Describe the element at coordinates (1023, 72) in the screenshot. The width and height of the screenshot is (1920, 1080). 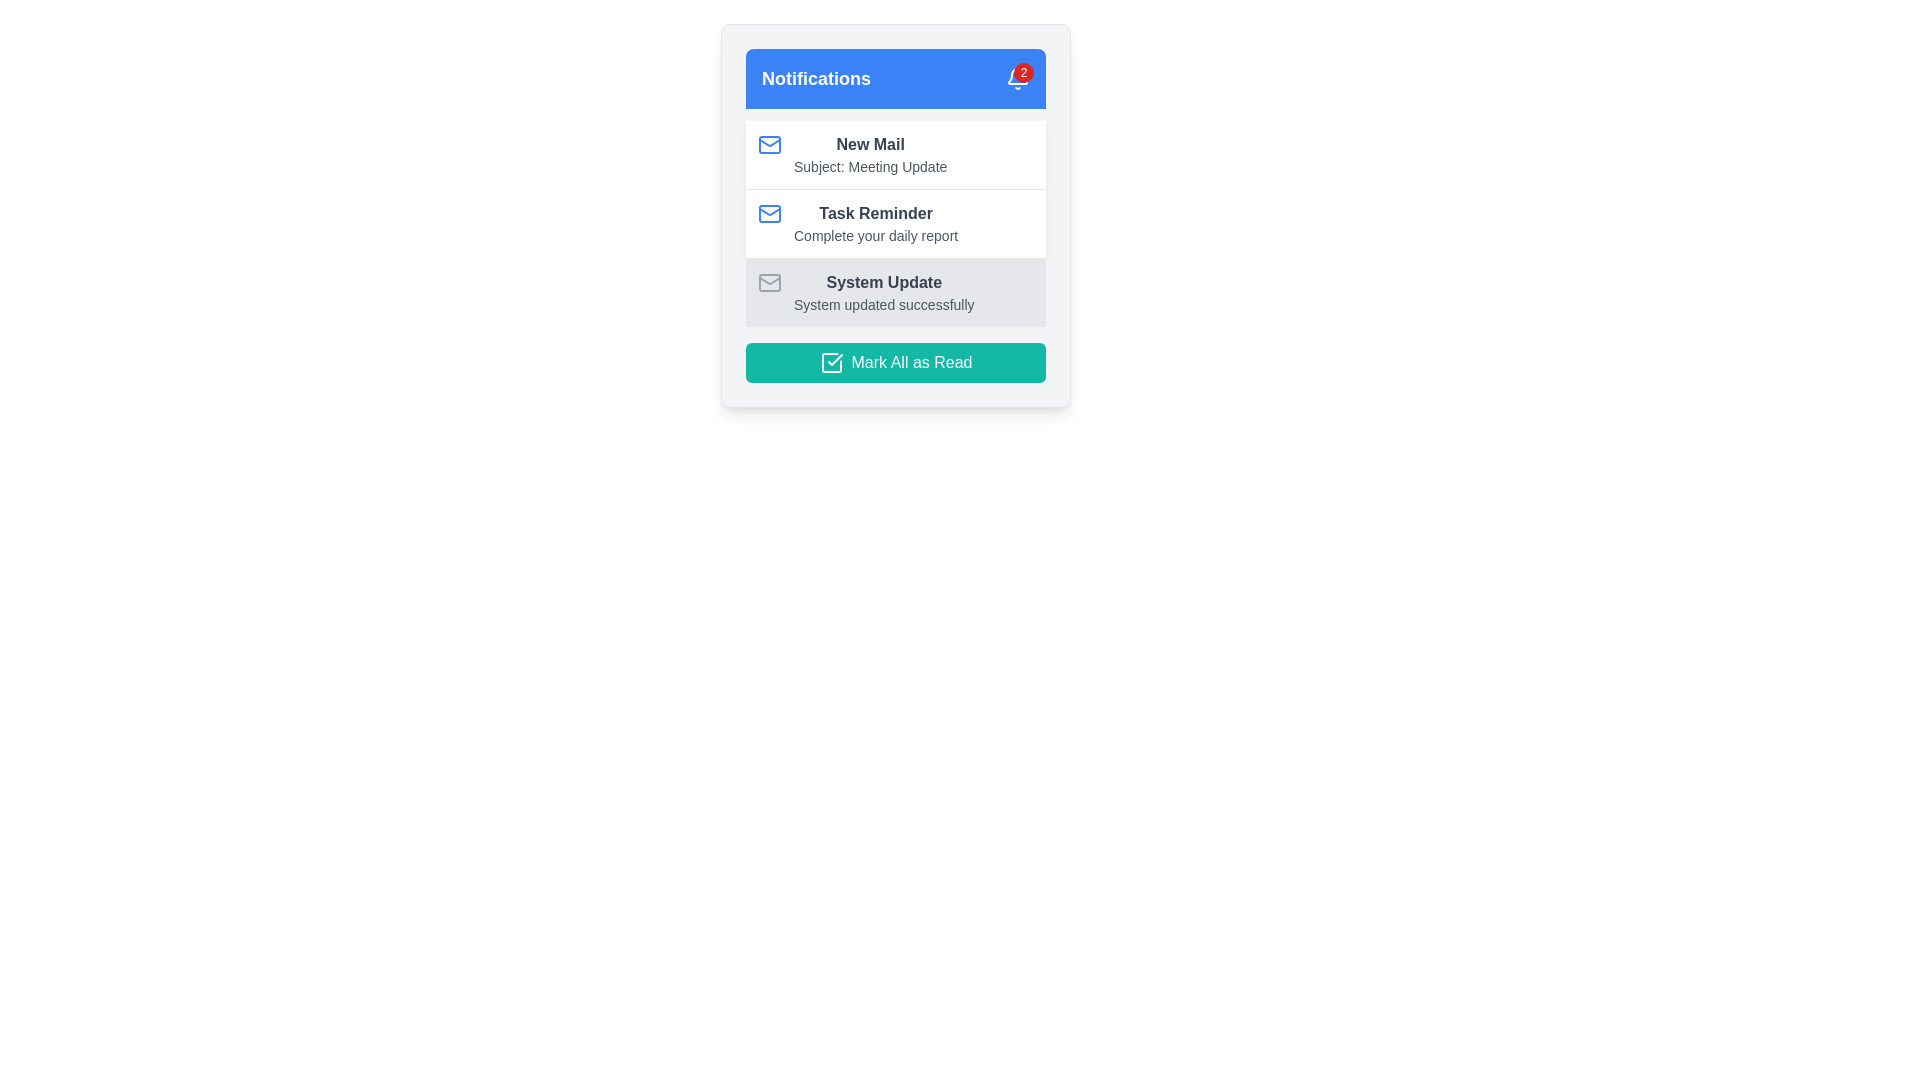
I see `circular badge with a red background and white text displaying the number '2', located at the top-right corner of the notification bell icon` at that location.